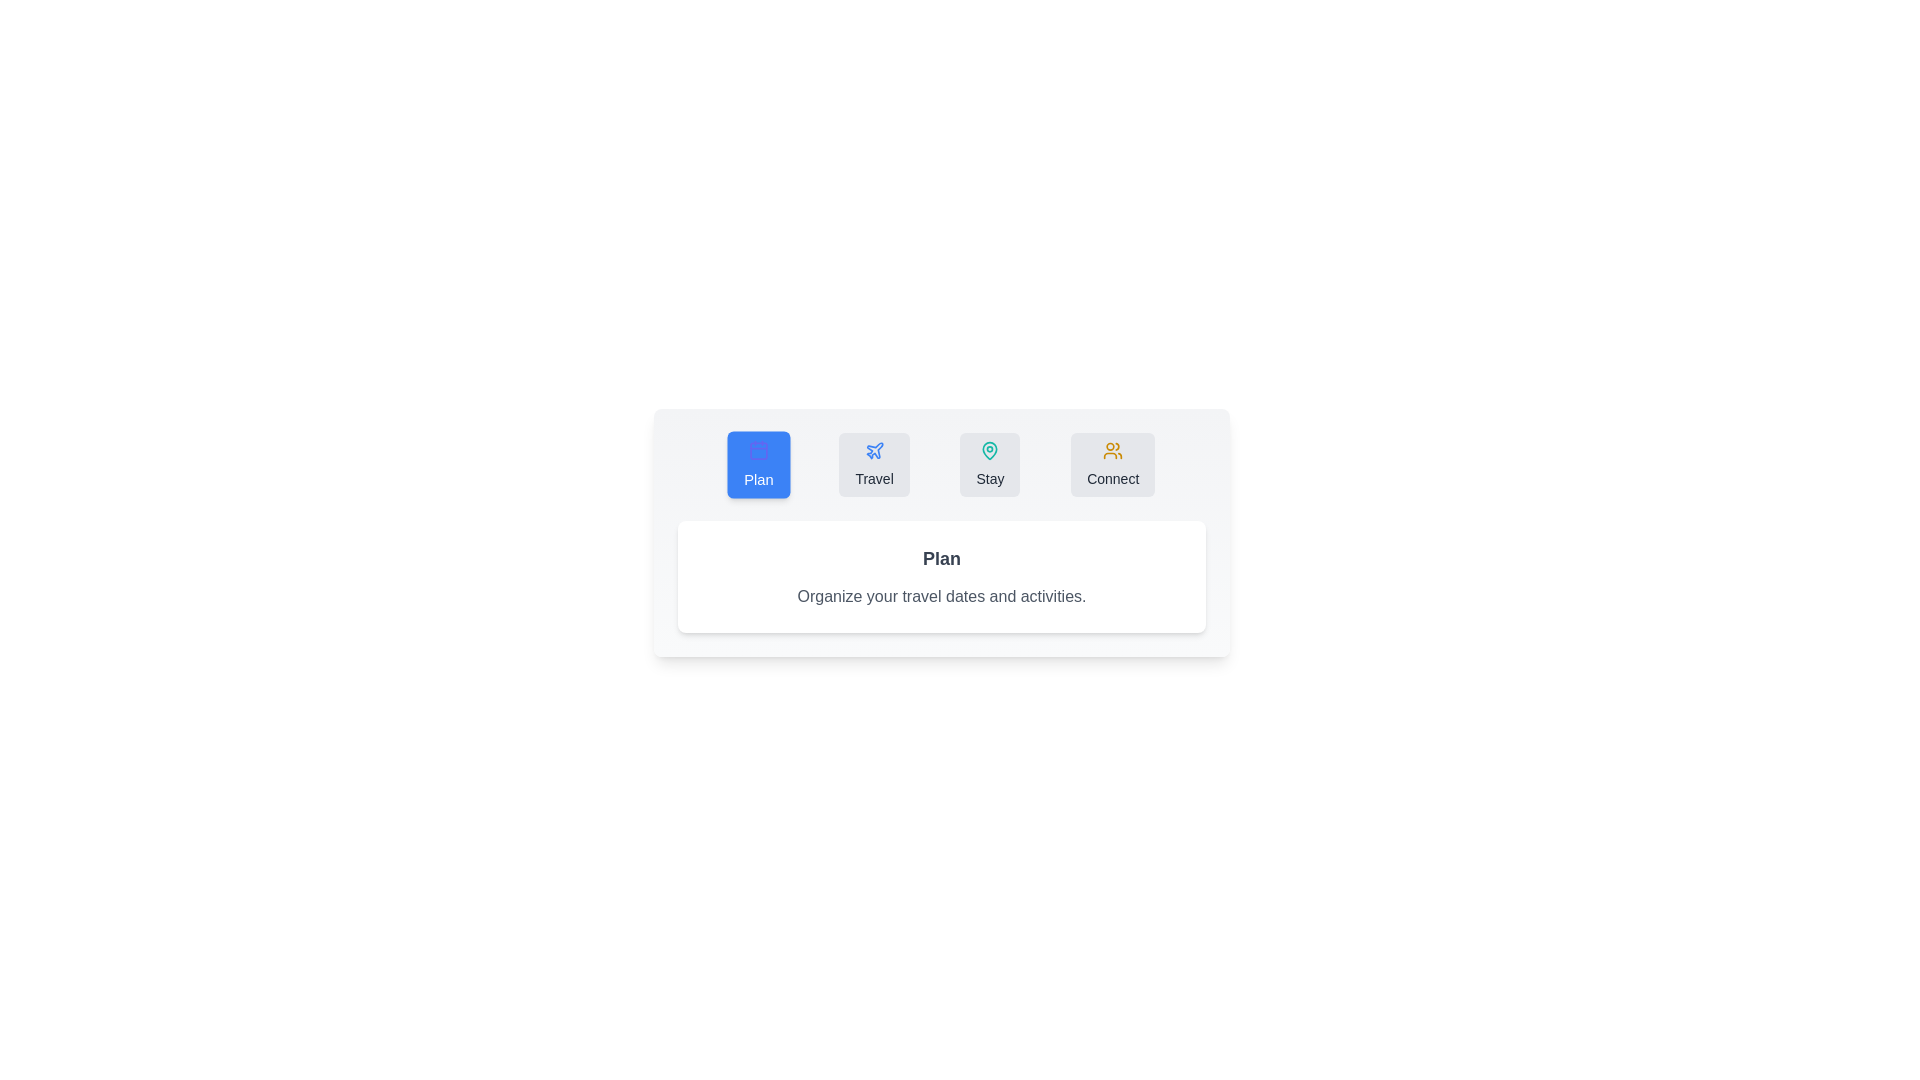 This screenshot has height=1080, width=1920. I want to click on the tab labeled 'Connect' to preview its hover state, so click(1112, 465).